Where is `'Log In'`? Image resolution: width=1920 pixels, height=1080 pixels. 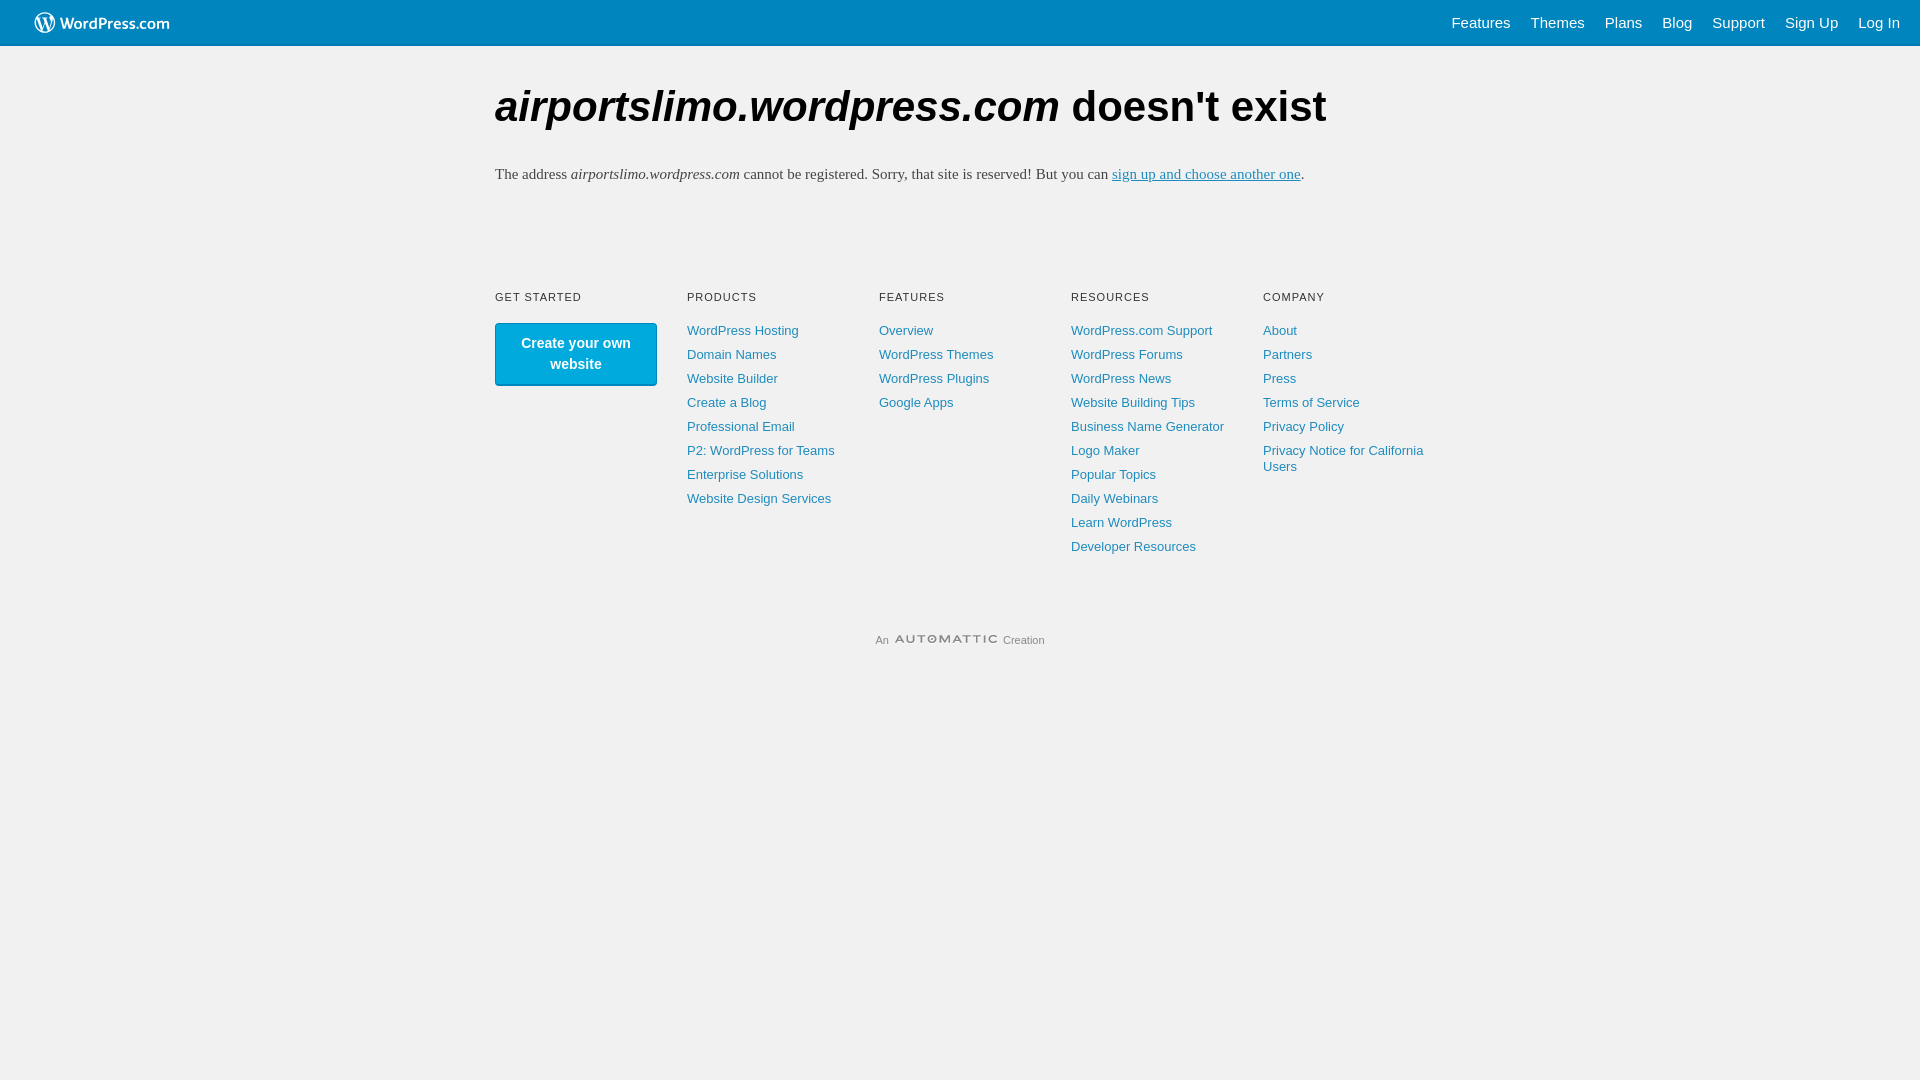 'Log In' is located at coordinates (1877, 23).